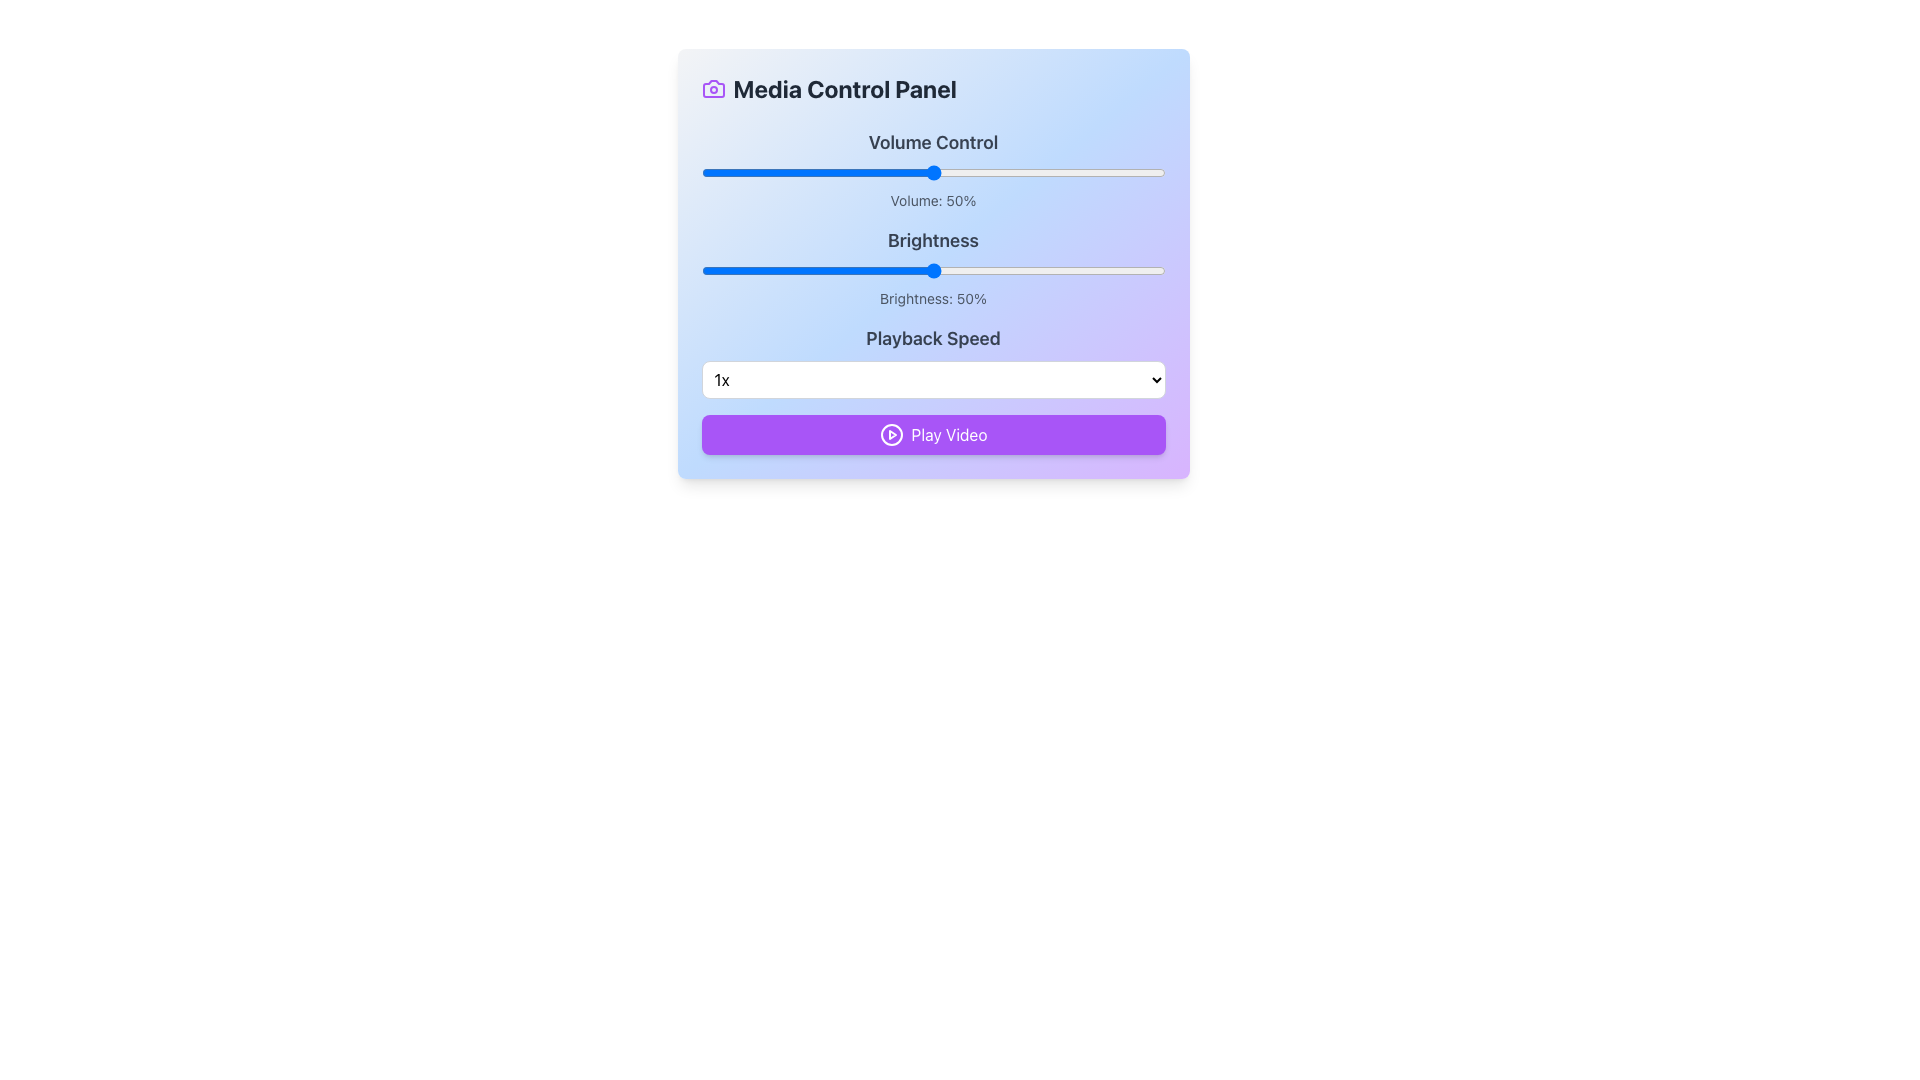  What do you see at coordinates (984, 270) in the screenshot?
I see `the brightness level` at bounding box center [984, 270].